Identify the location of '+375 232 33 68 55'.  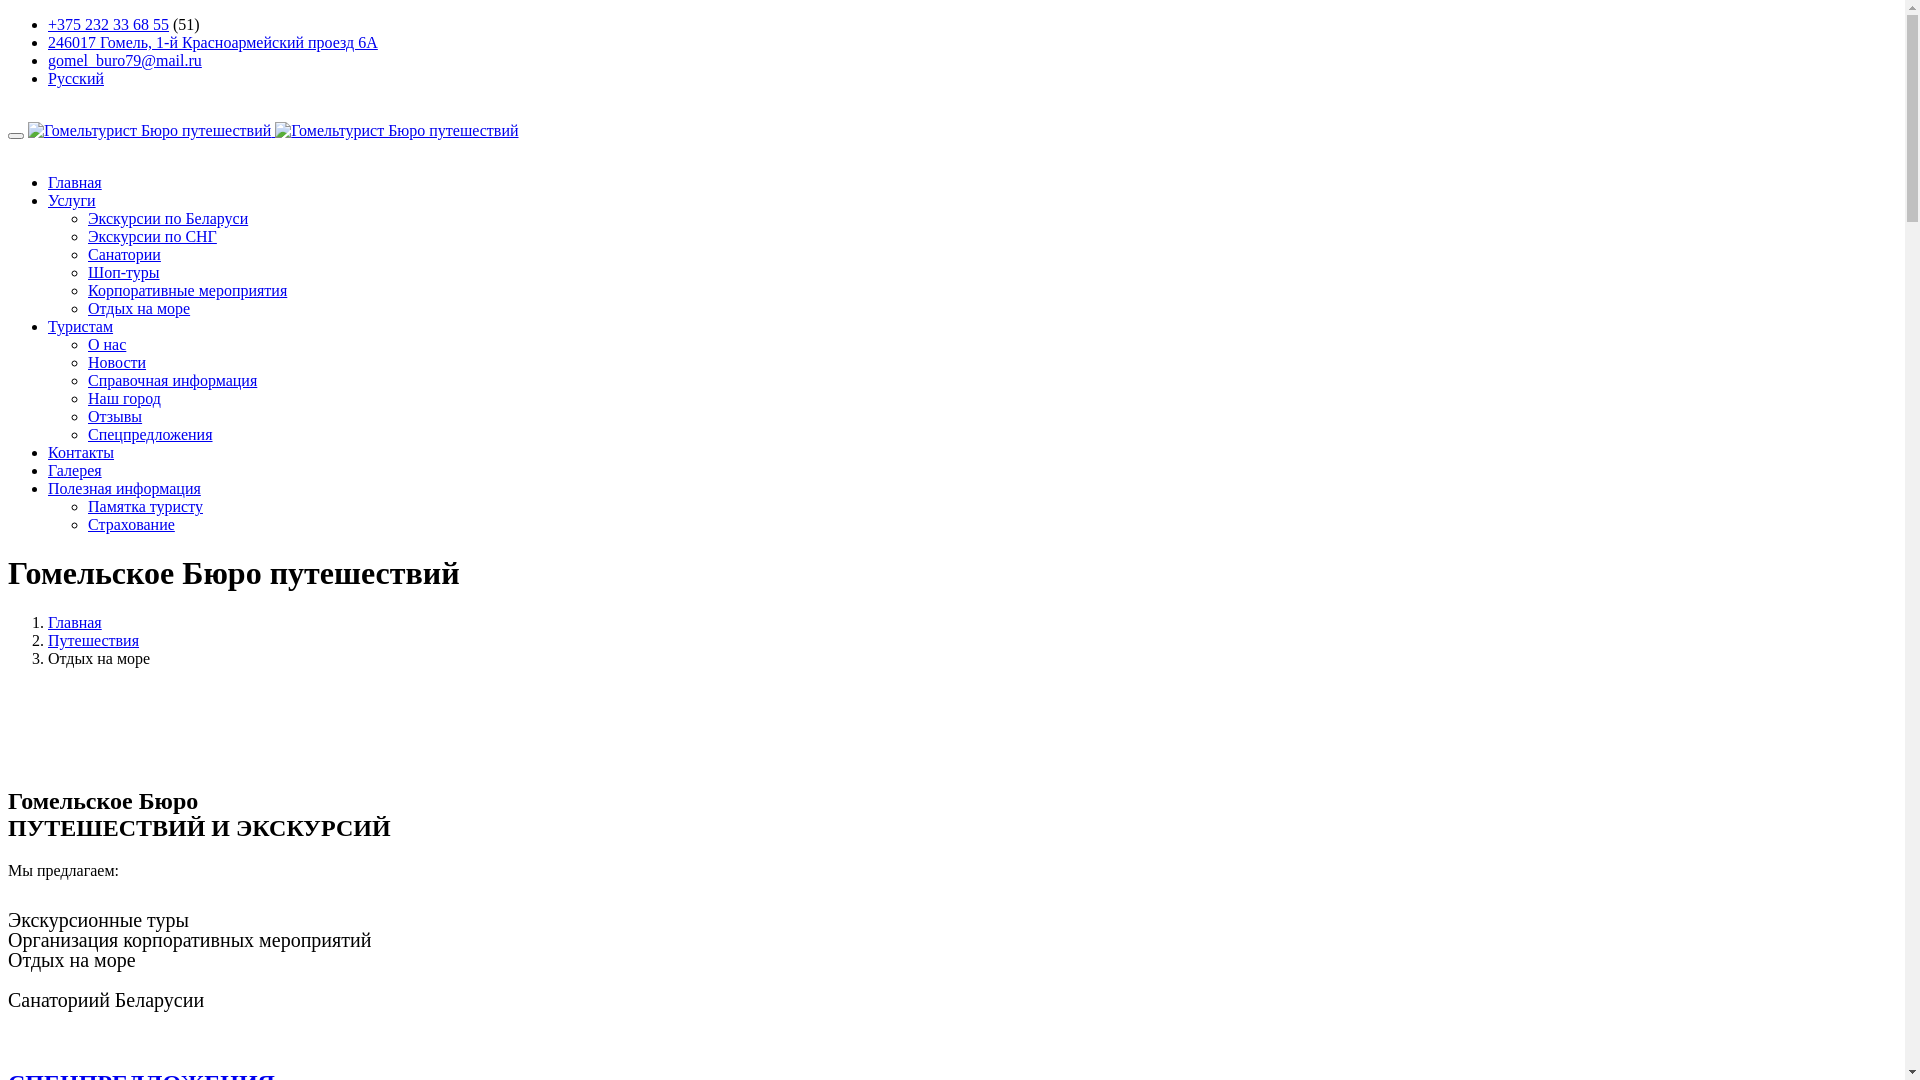
(107, 24).